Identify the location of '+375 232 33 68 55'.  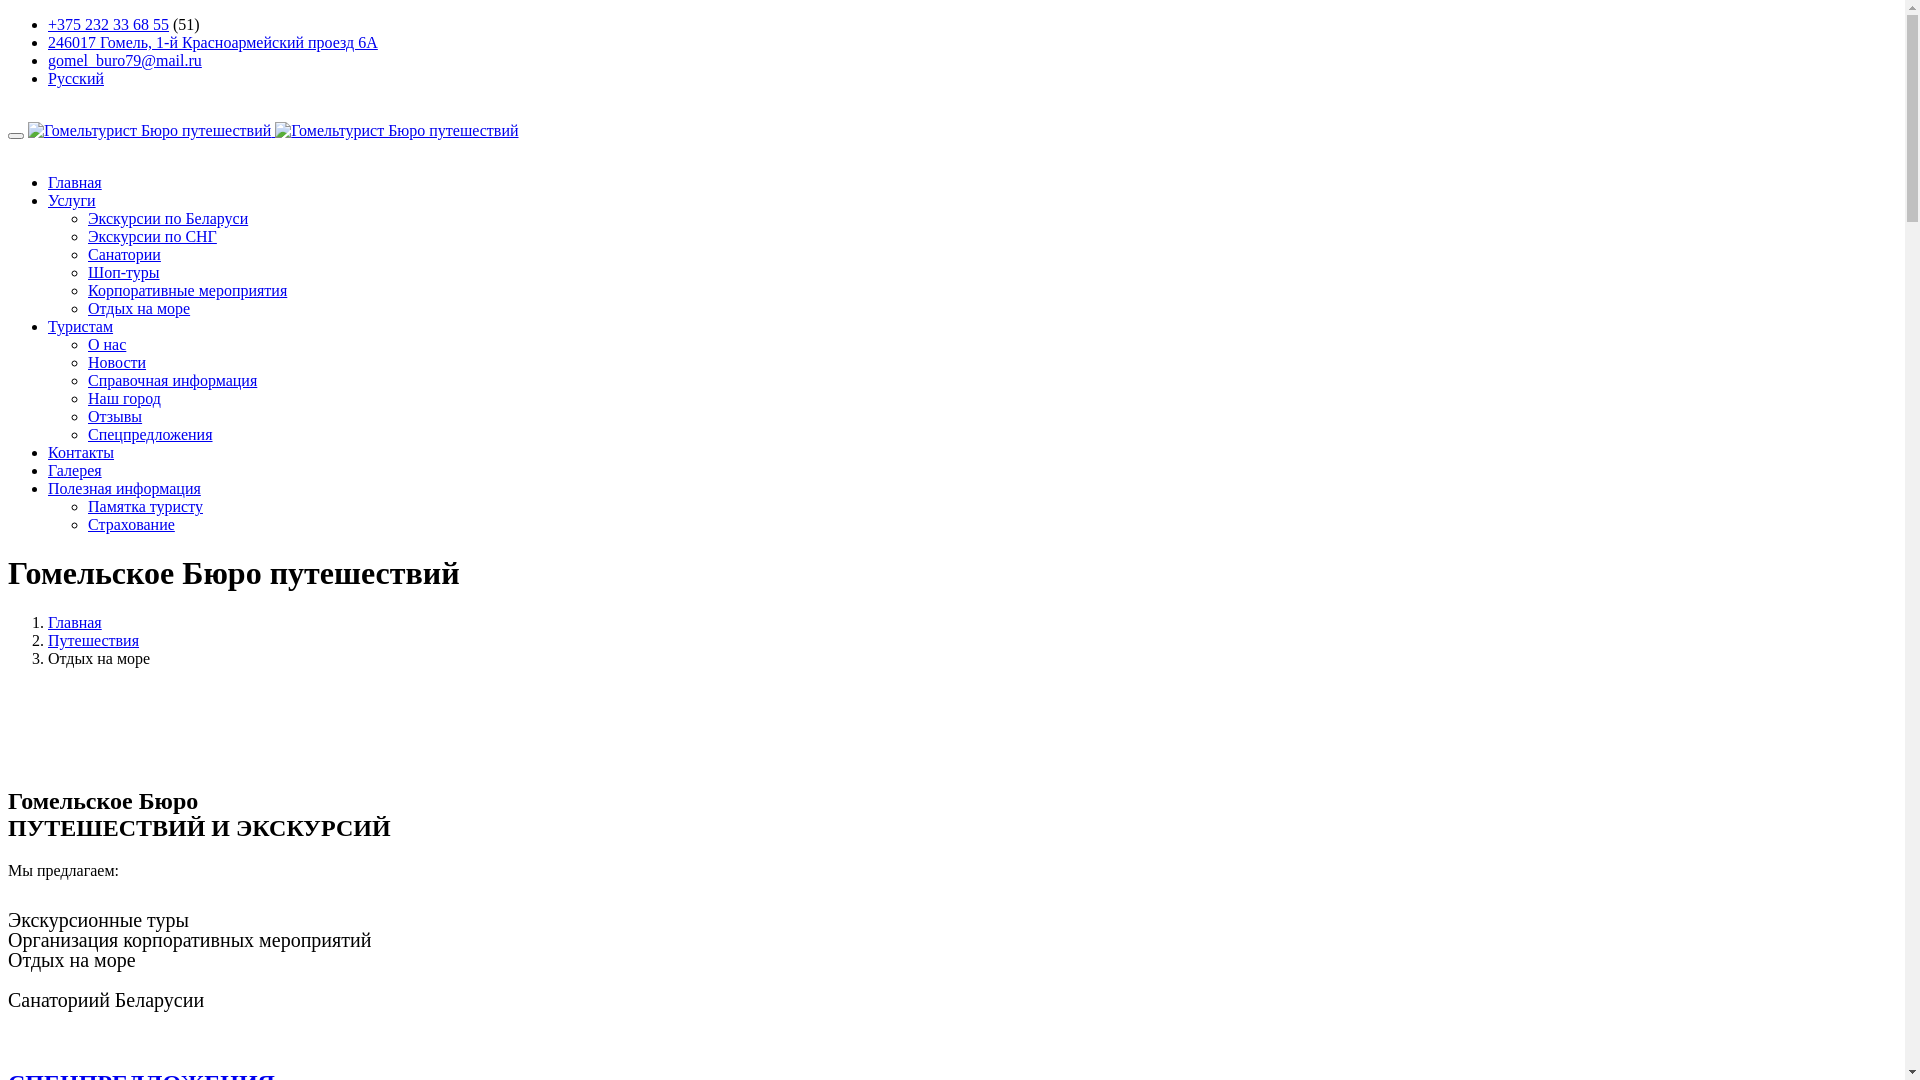
(107, 24).